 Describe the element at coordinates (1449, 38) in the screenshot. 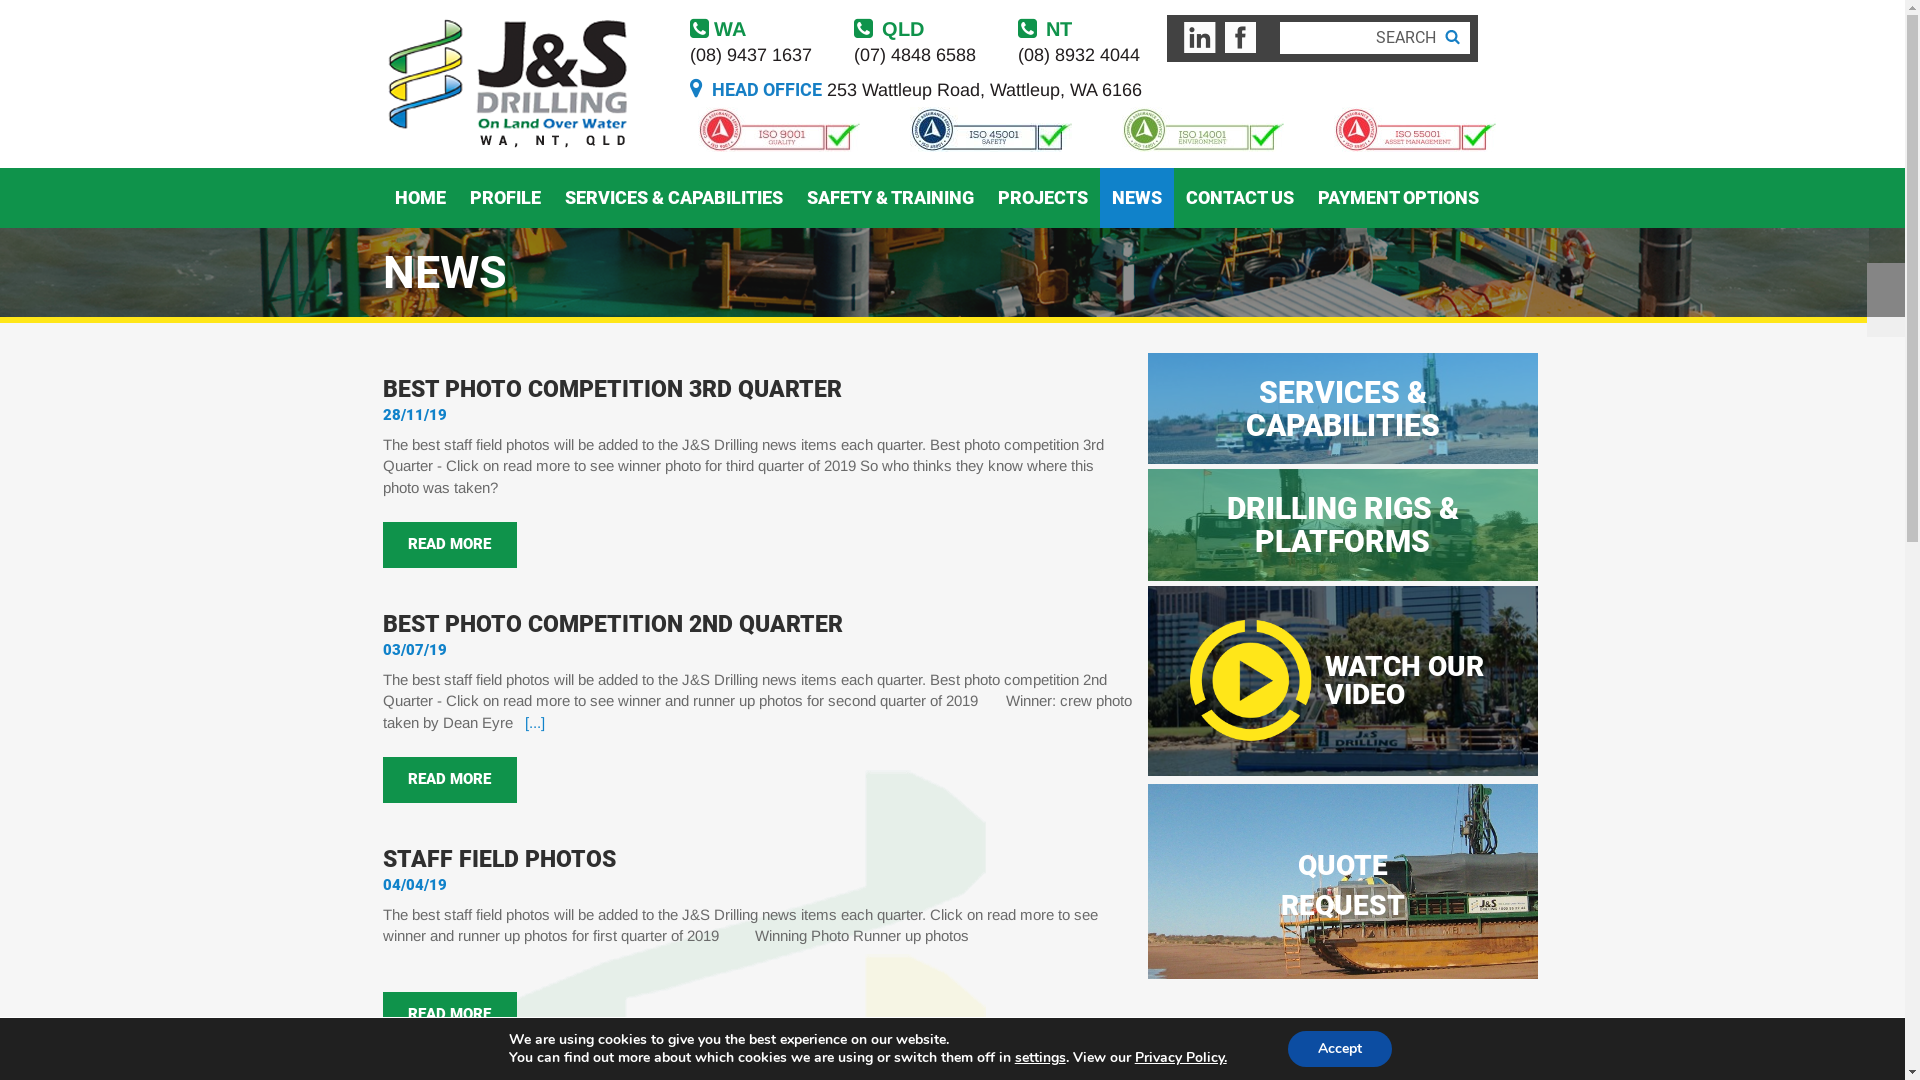

I see `'Search'` at that location.